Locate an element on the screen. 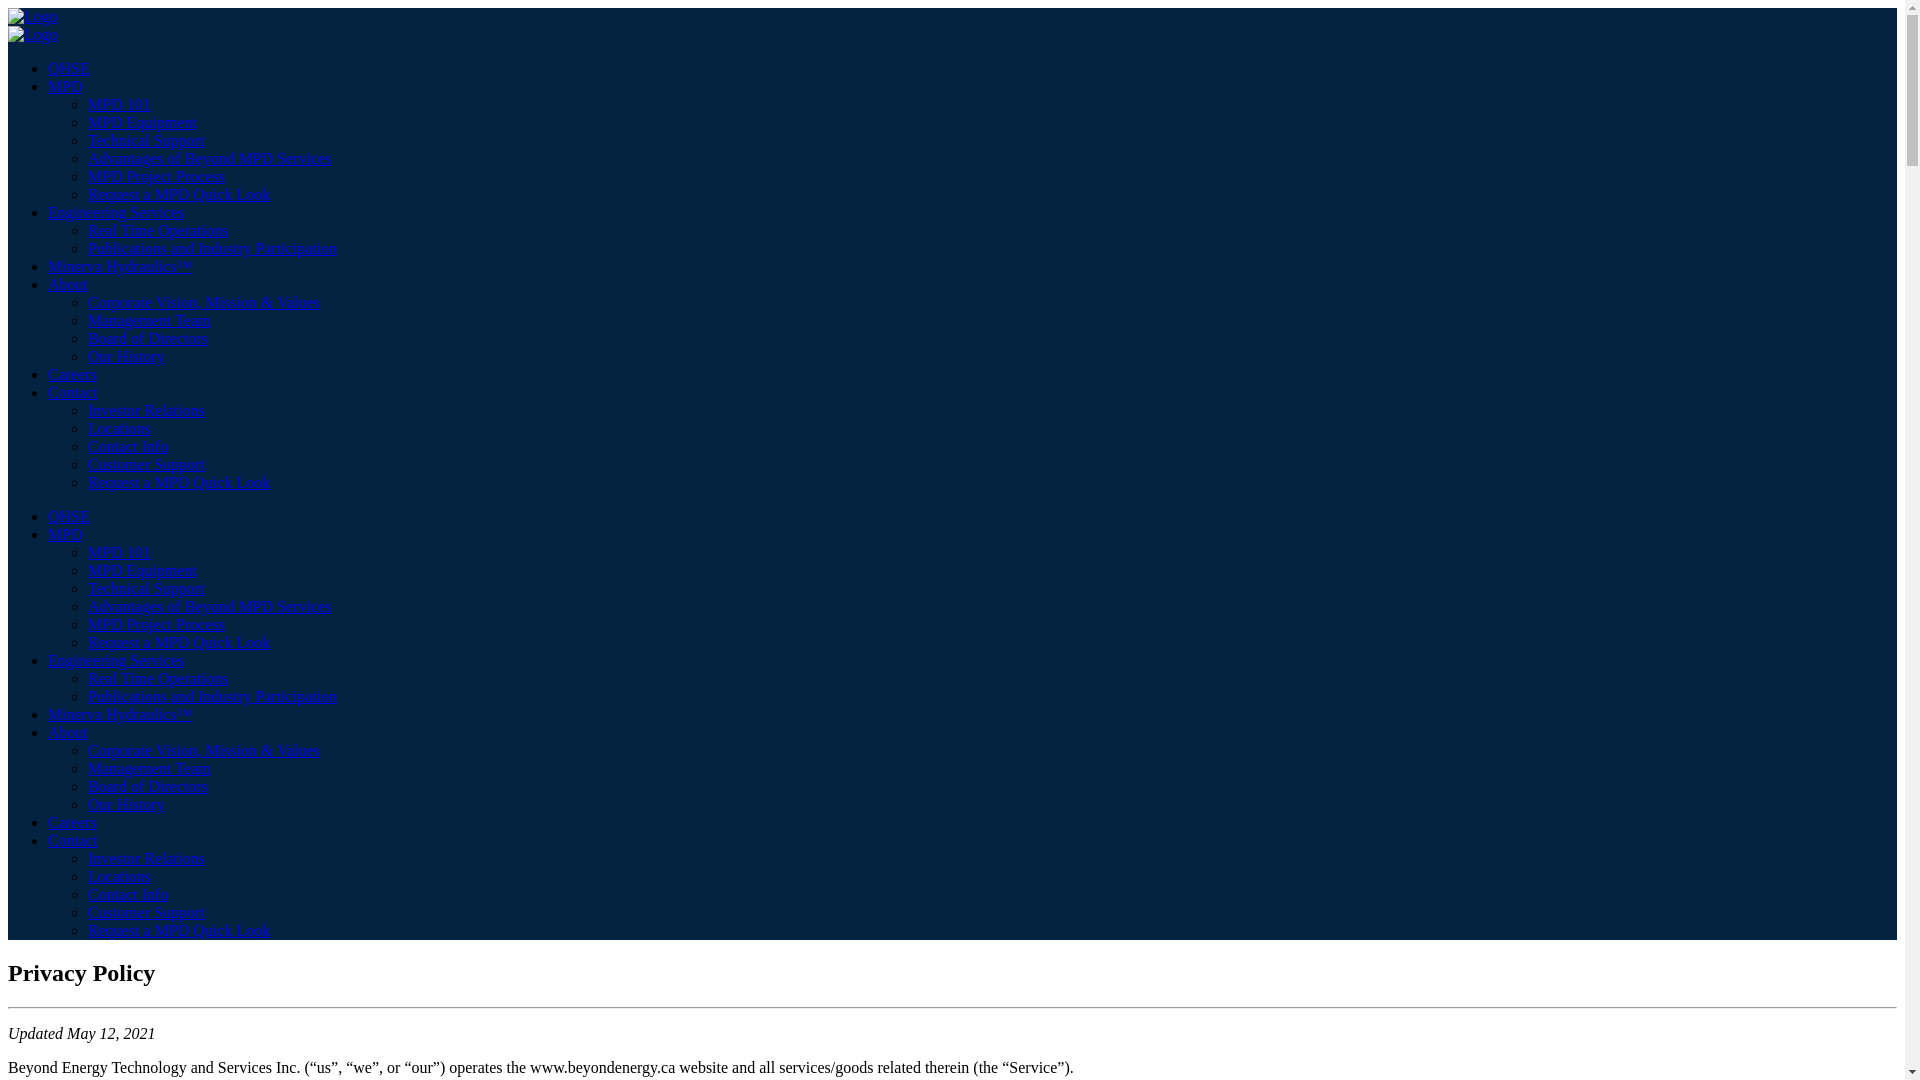 This screenshot has width=1920, height=1080. 'QHSE' is located at coordinates (68, 67).